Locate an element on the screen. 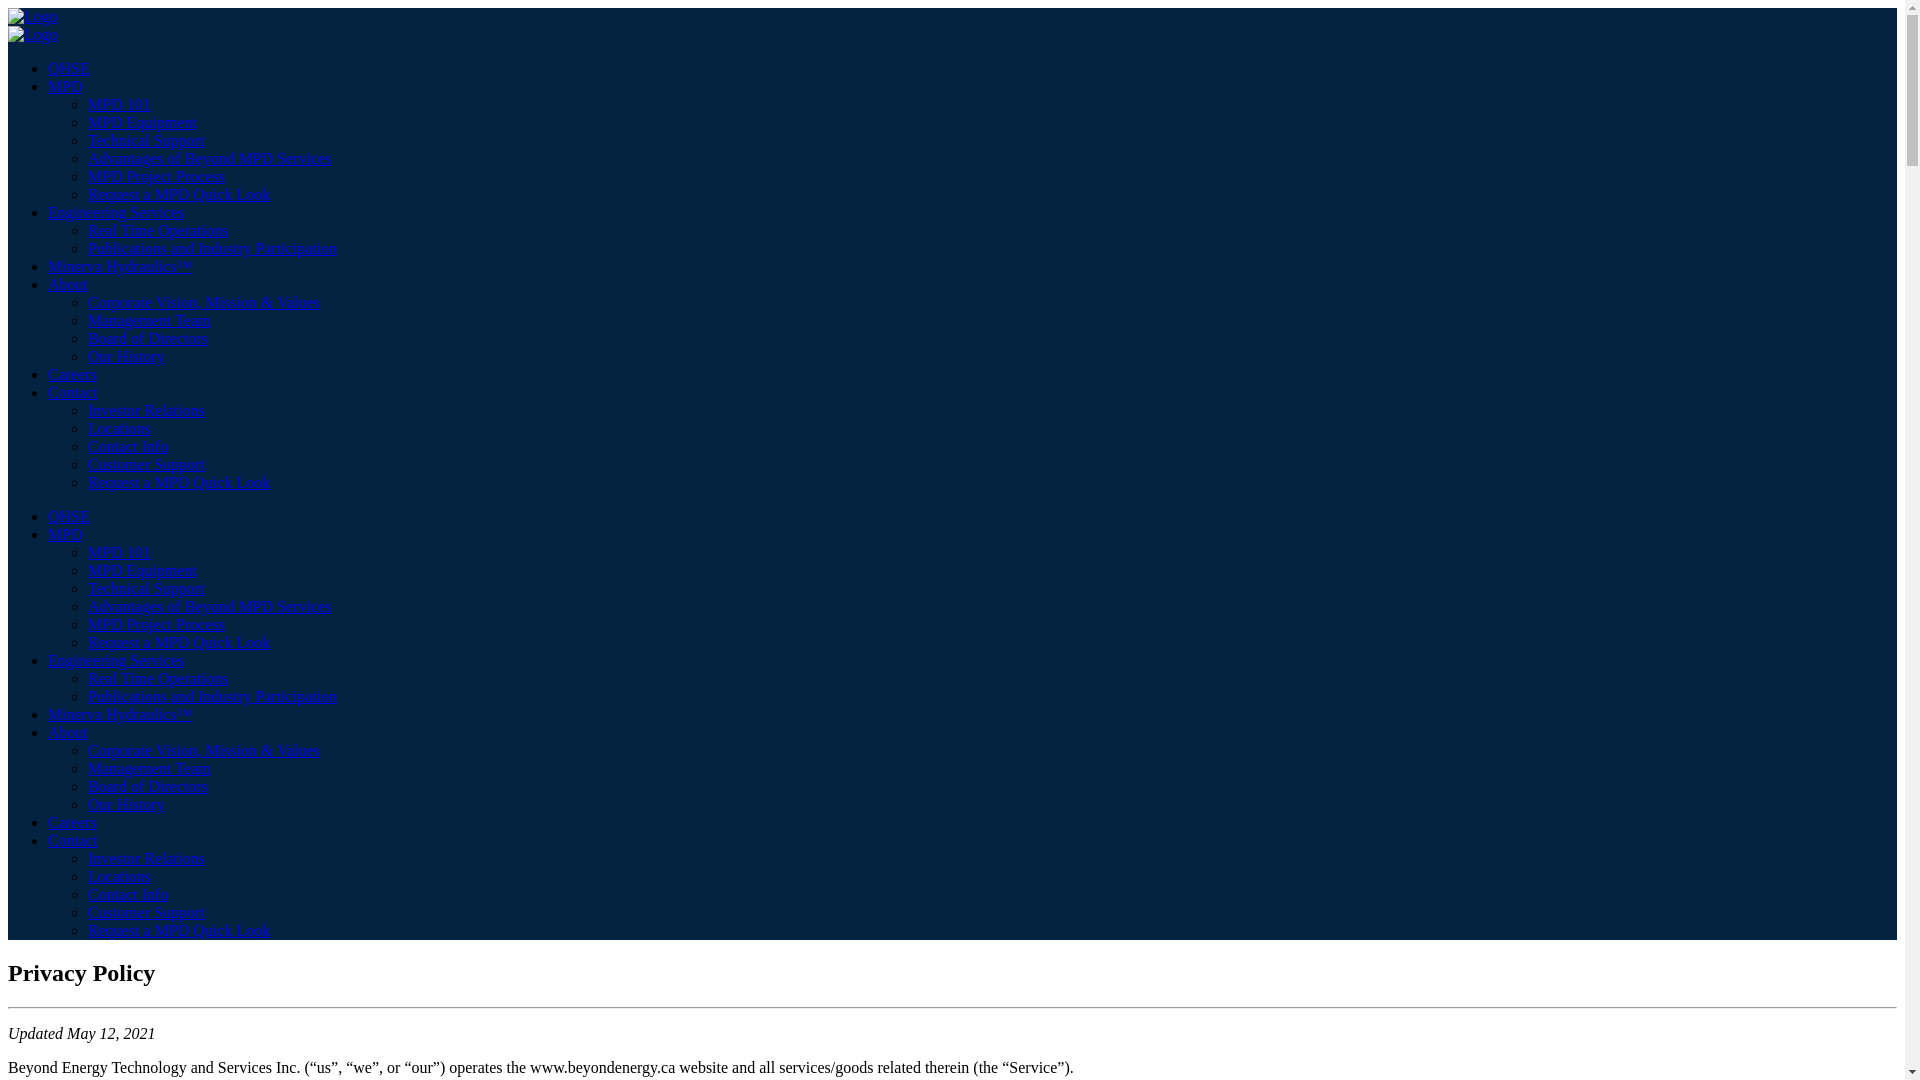 This screenshot has width=1920, height=1080. 'QHSE' is located at coordinates (68, 67).